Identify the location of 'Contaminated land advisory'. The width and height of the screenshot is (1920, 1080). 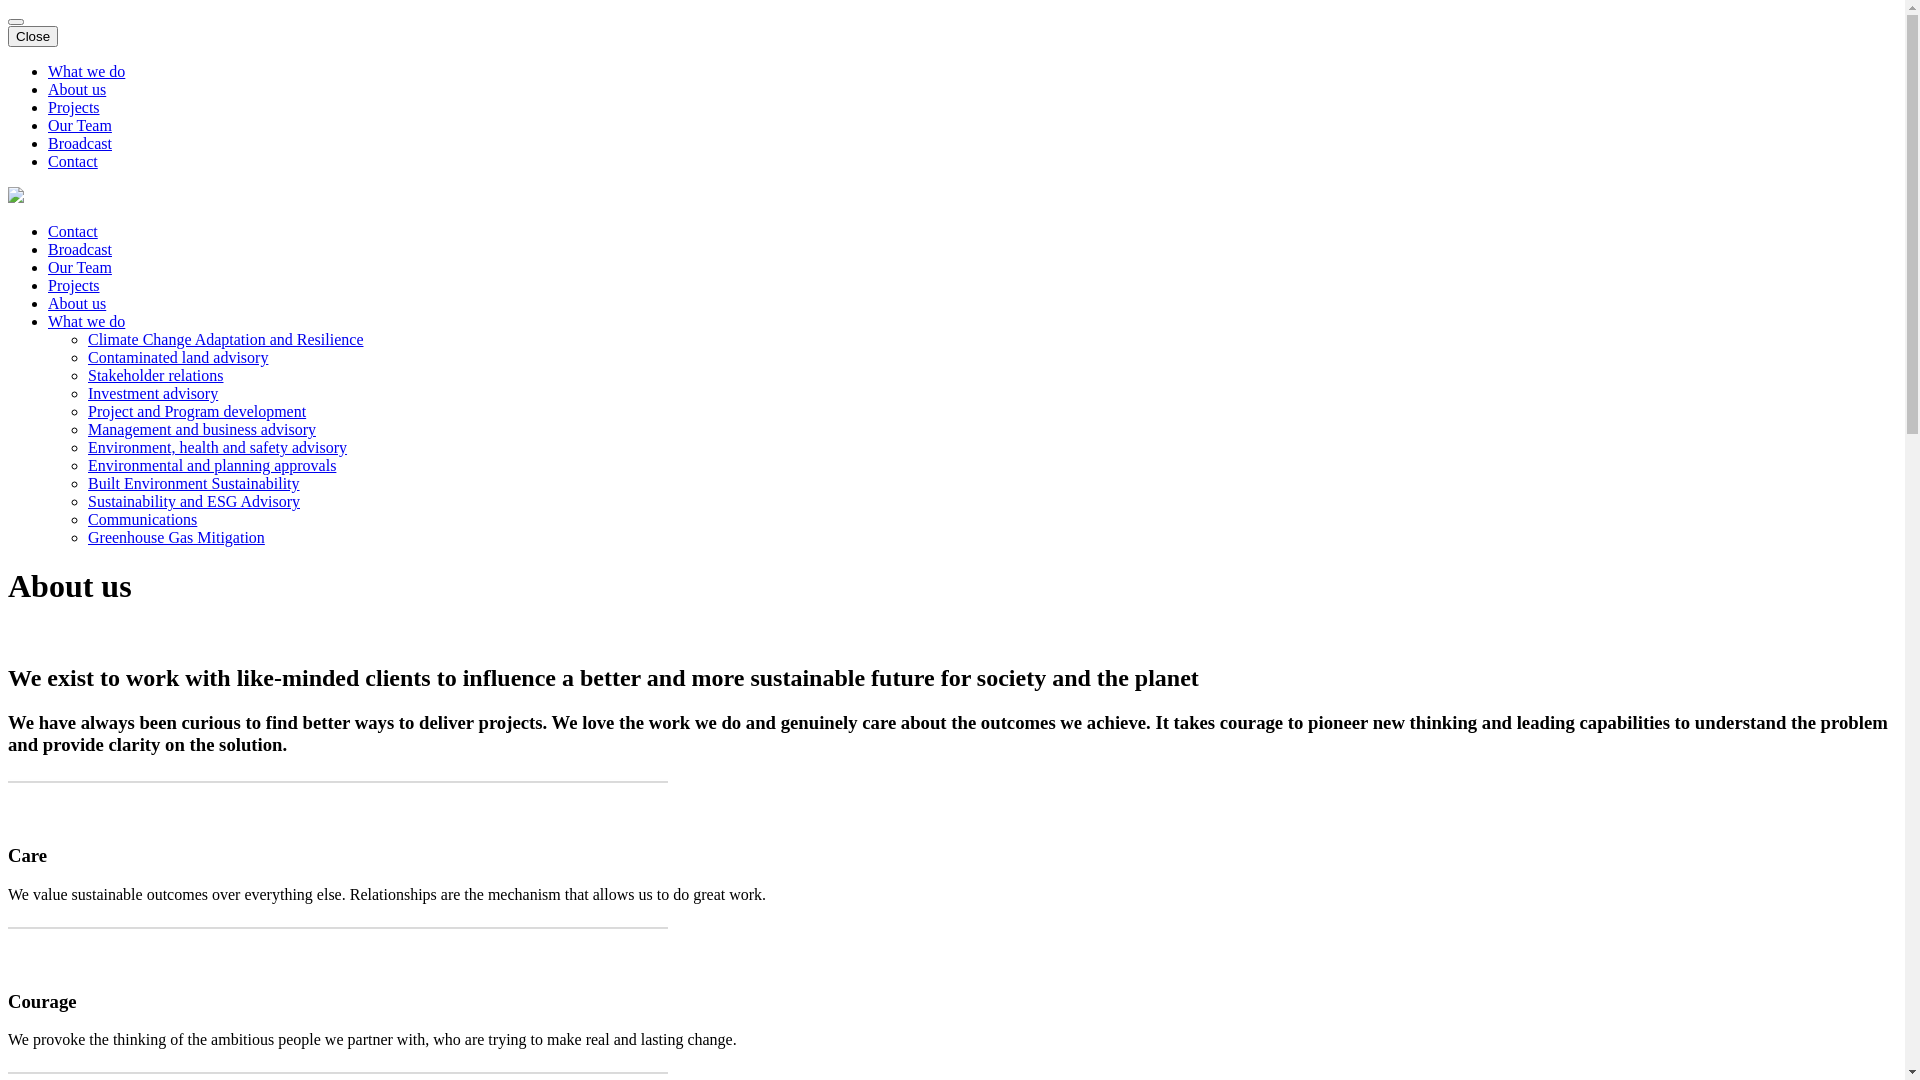
(86, 356).